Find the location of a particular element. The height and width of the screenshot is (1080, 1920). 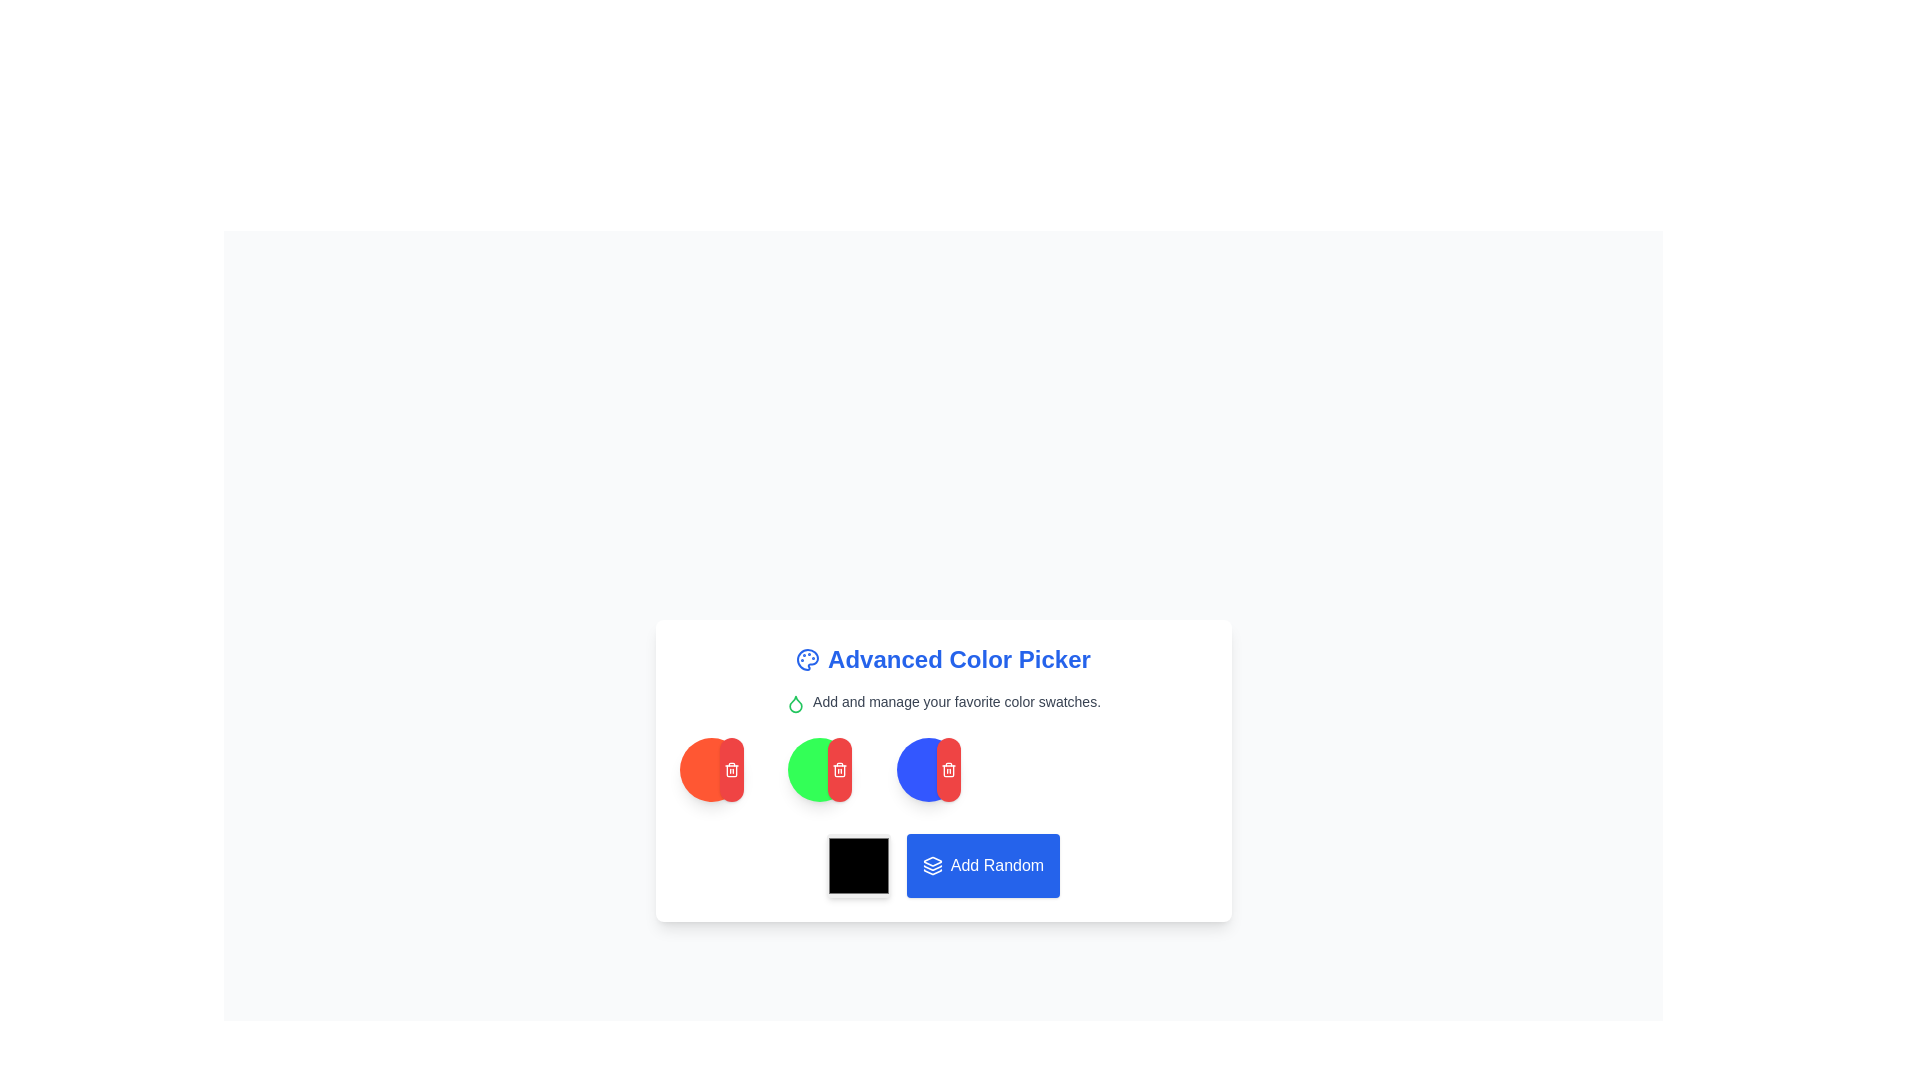

the circular graphical element resembling a palette symbol, located above the 'Advanced Color Picker' label and to the left of the text is located at coordinates (808, 660).